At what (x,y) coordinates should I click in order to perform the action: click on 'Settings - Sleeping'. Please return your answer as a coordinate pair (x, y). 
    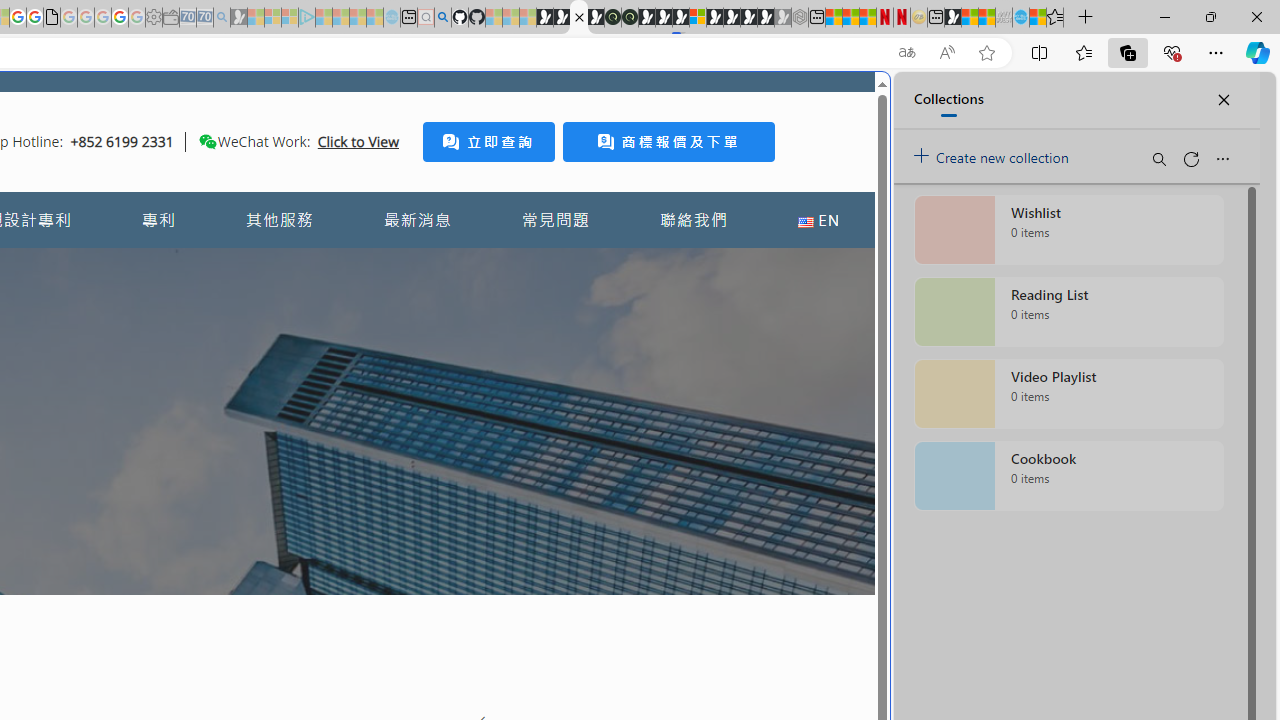
    Looking at the image, I should click on (153, 17).